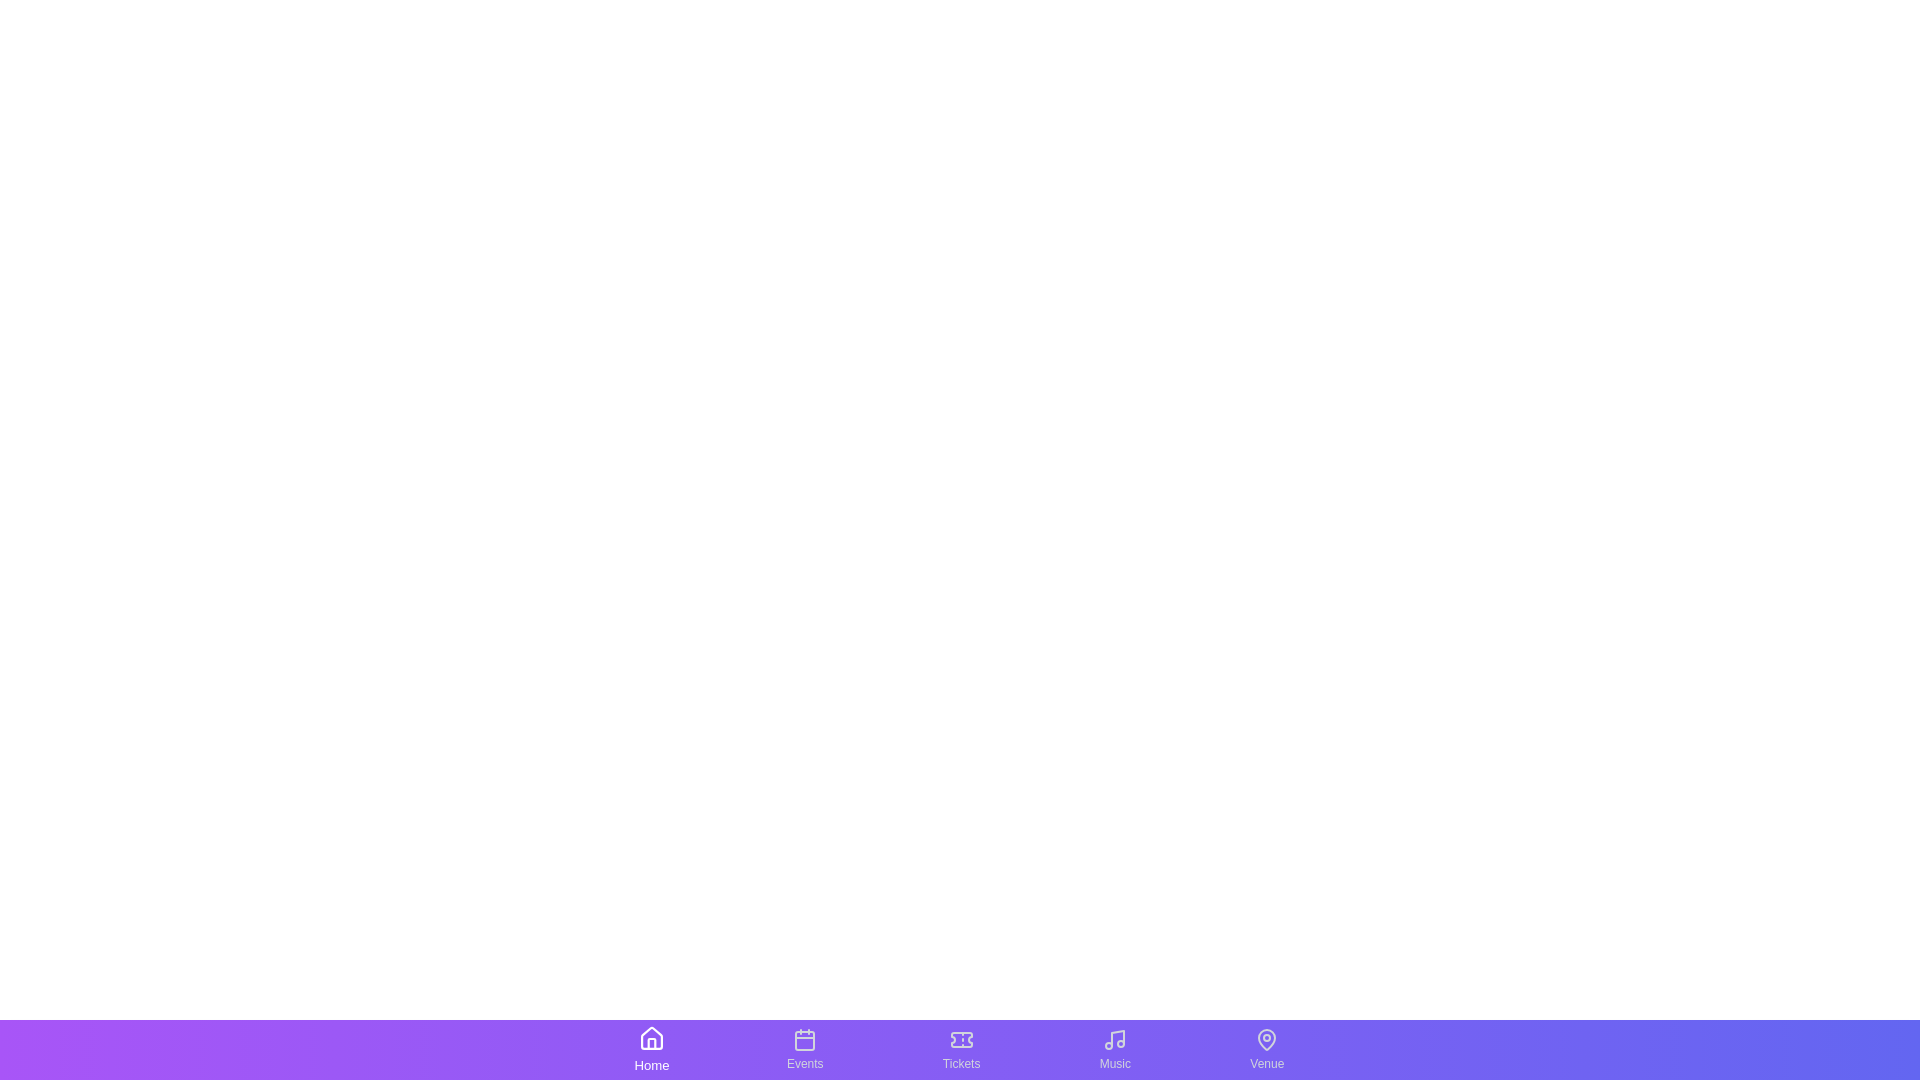 This screenshot has height=1080, width=1920. Describe the element at coordinates (961, 1048) in the screenshot. I see `the tab labeled Tickets to navigate to its section` at that location.